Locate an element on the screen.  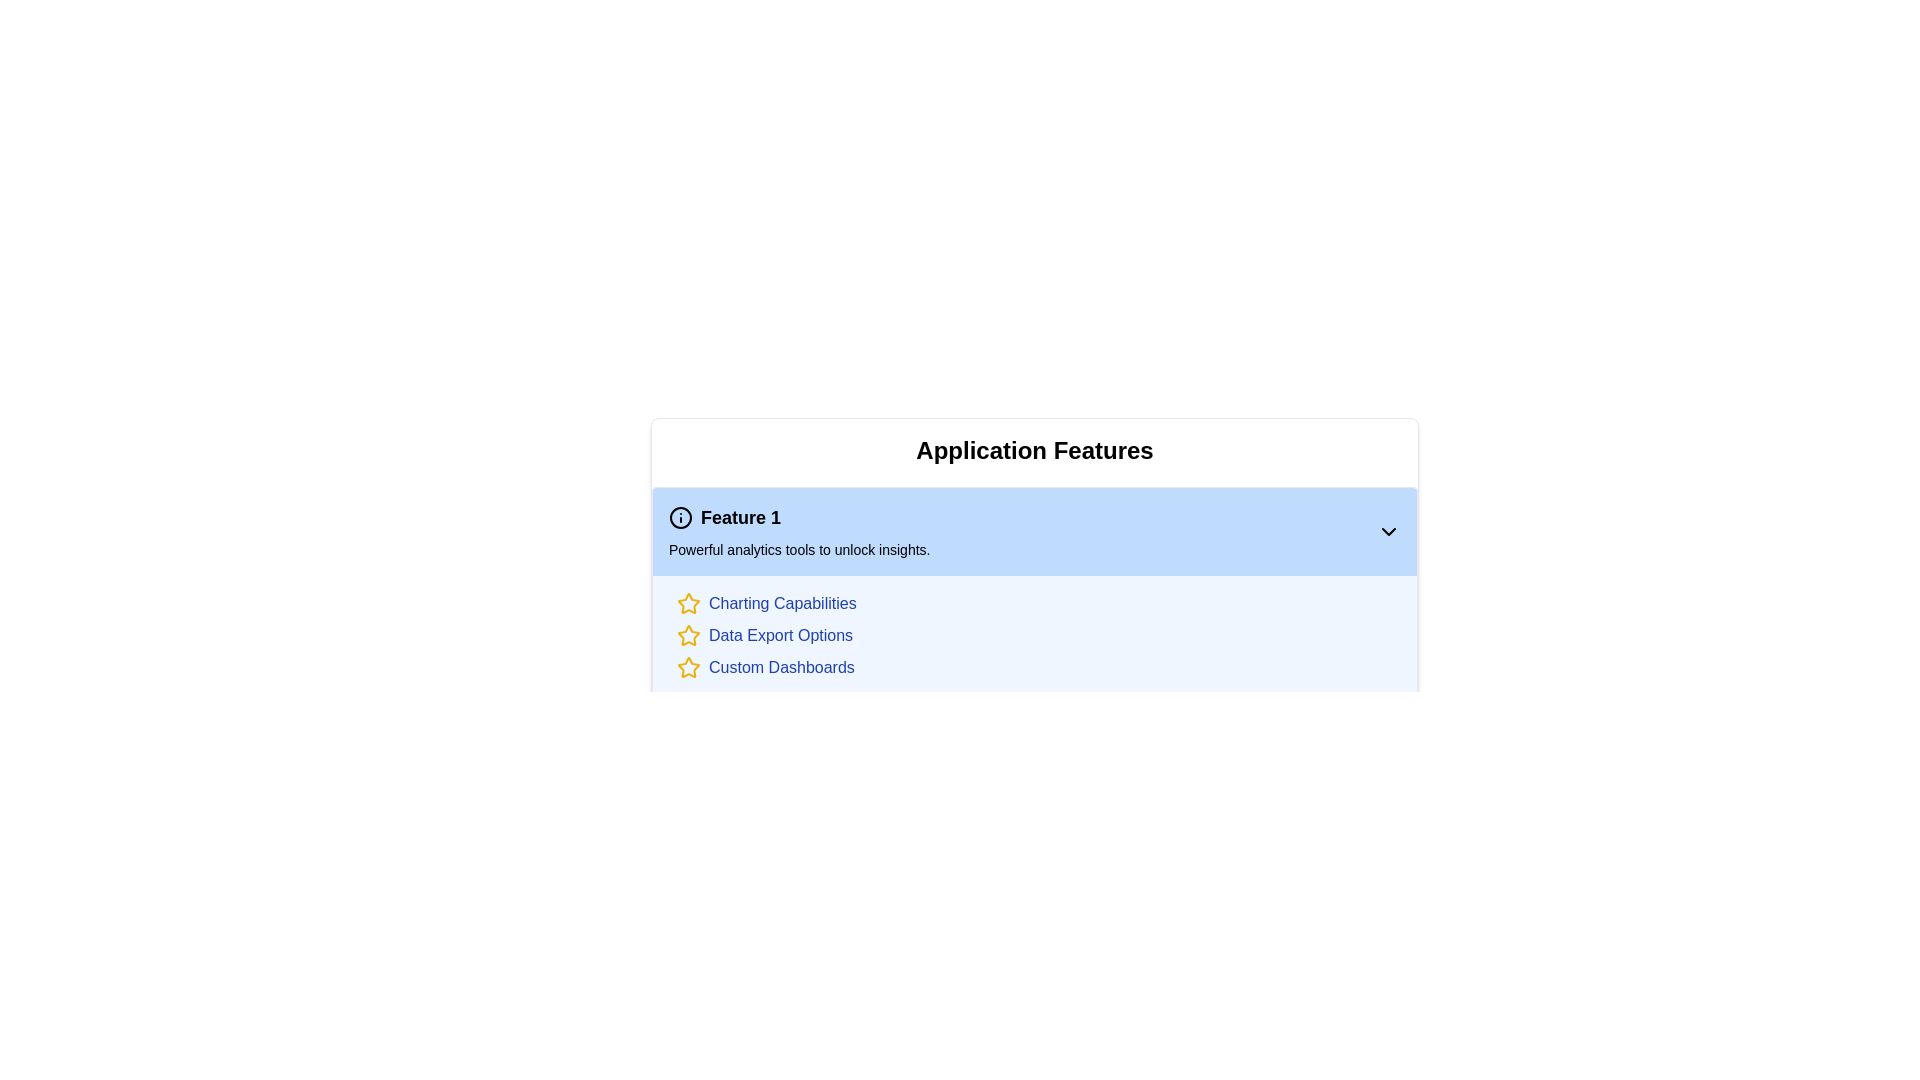
the information provided by the Text Display element that includes the heading 'Feature 1' and the description 'Powerful analytics tools to unlock insights.' is located at coordinates (798, 531).